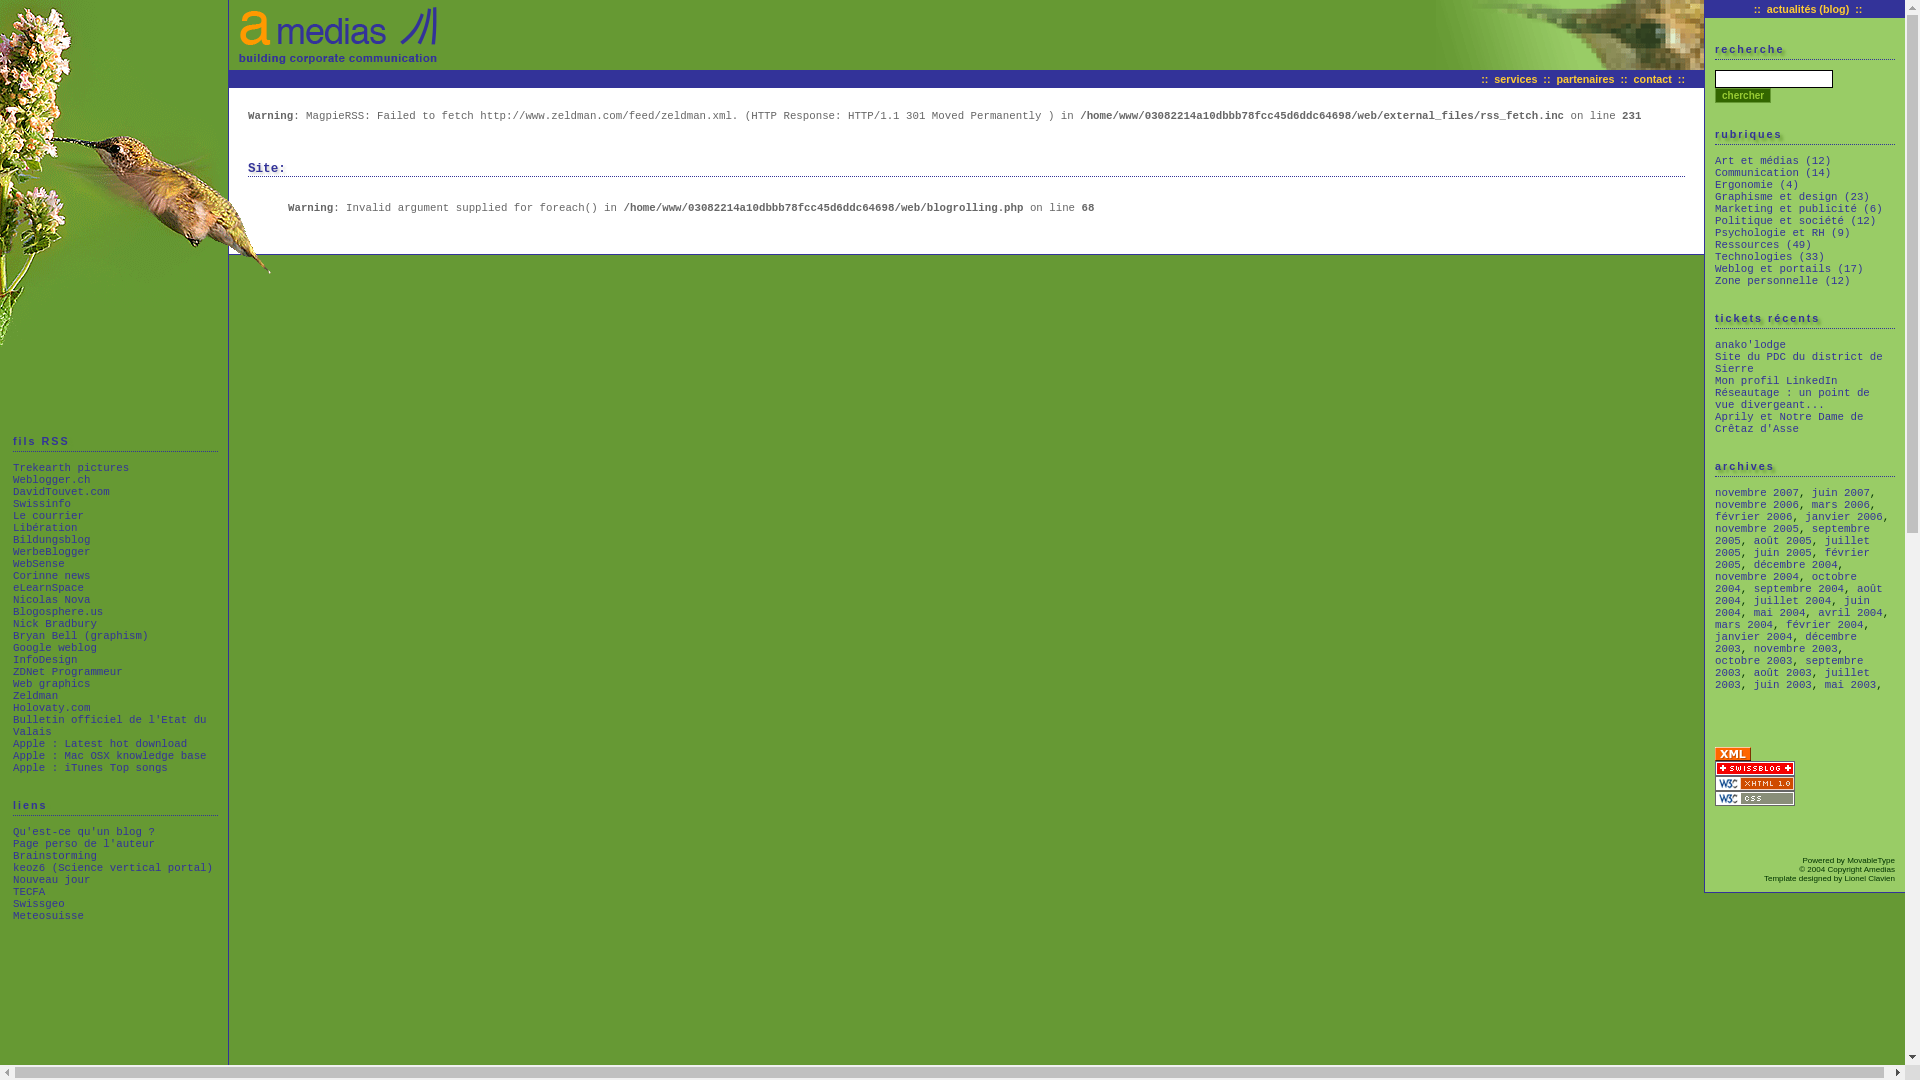 This screenshot has height=1080, width=1920. What do you see at coordinates (35, 694) in the screenshot?
I see `'Zeldman'` at bounding box center [35, 694].